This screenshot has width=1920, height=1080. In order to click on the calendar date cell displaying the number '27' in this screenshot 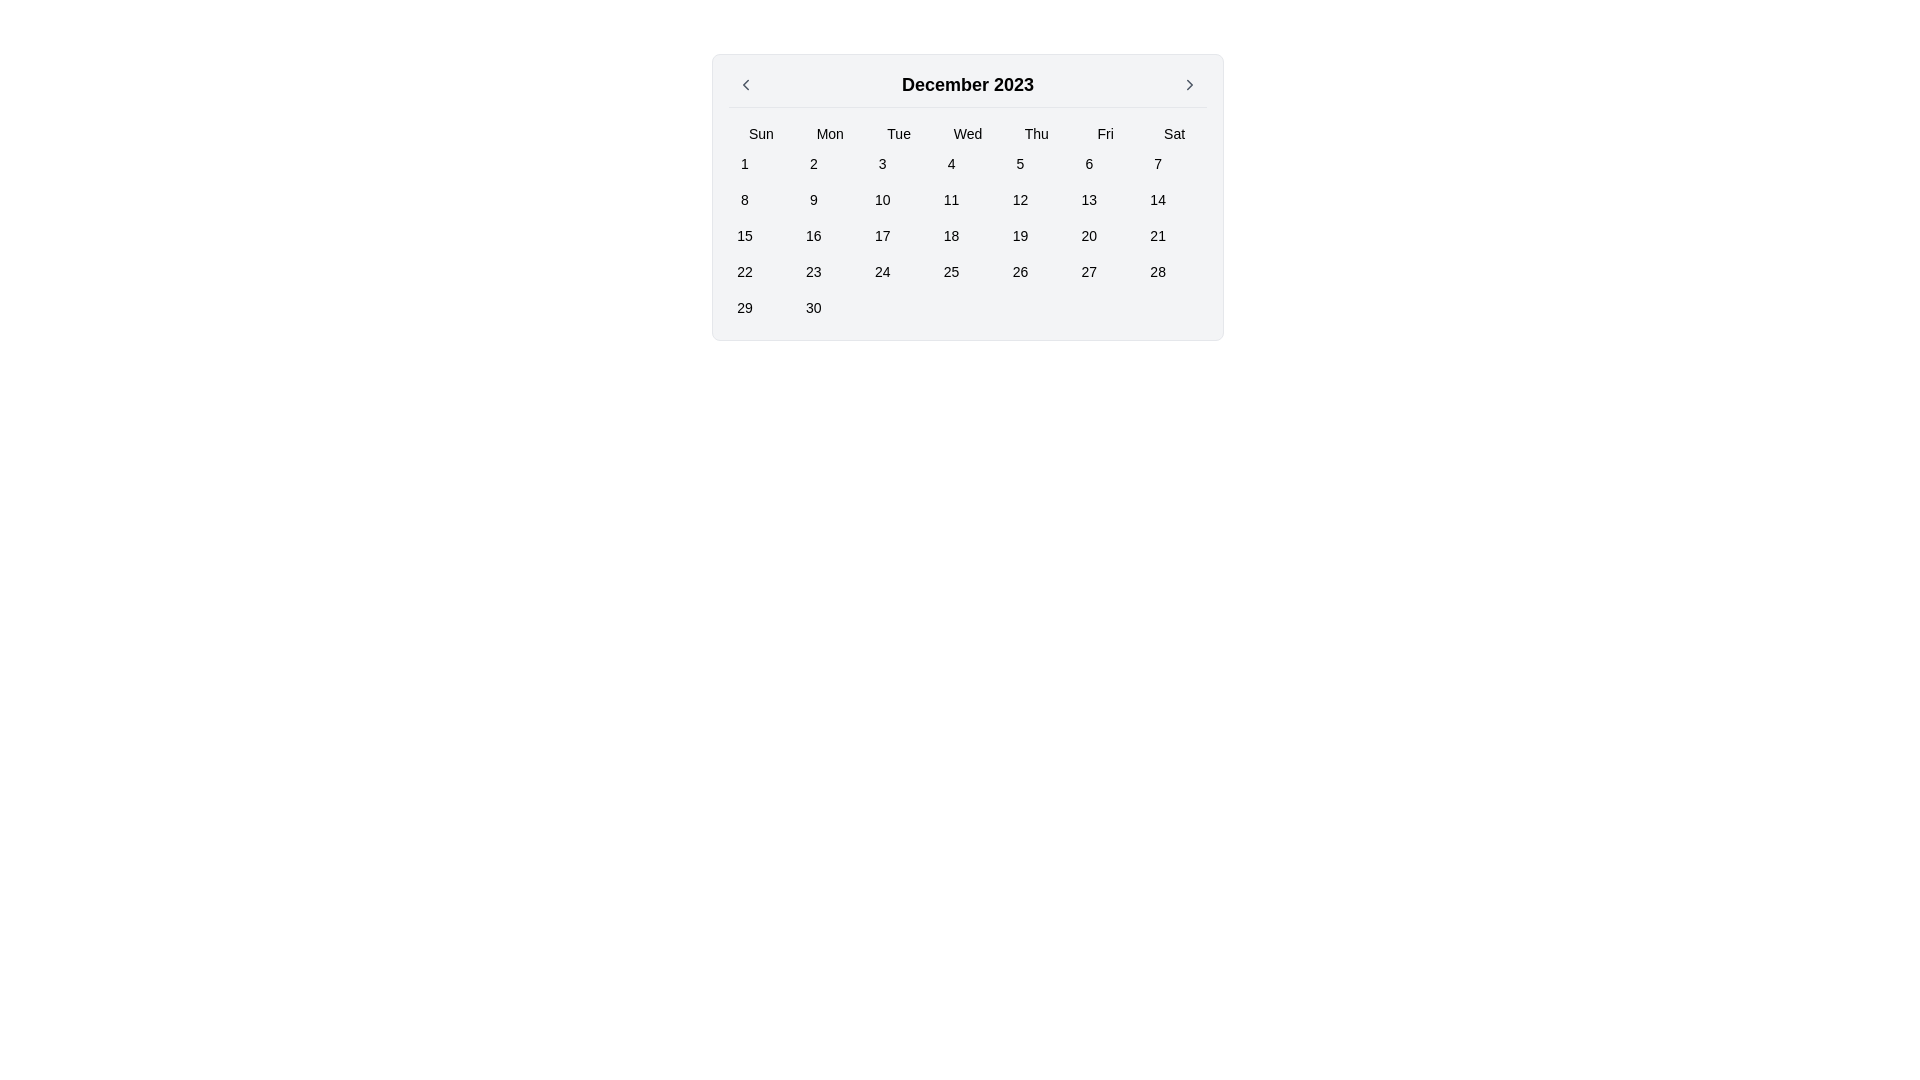, I will do `click(1088, 272)`.